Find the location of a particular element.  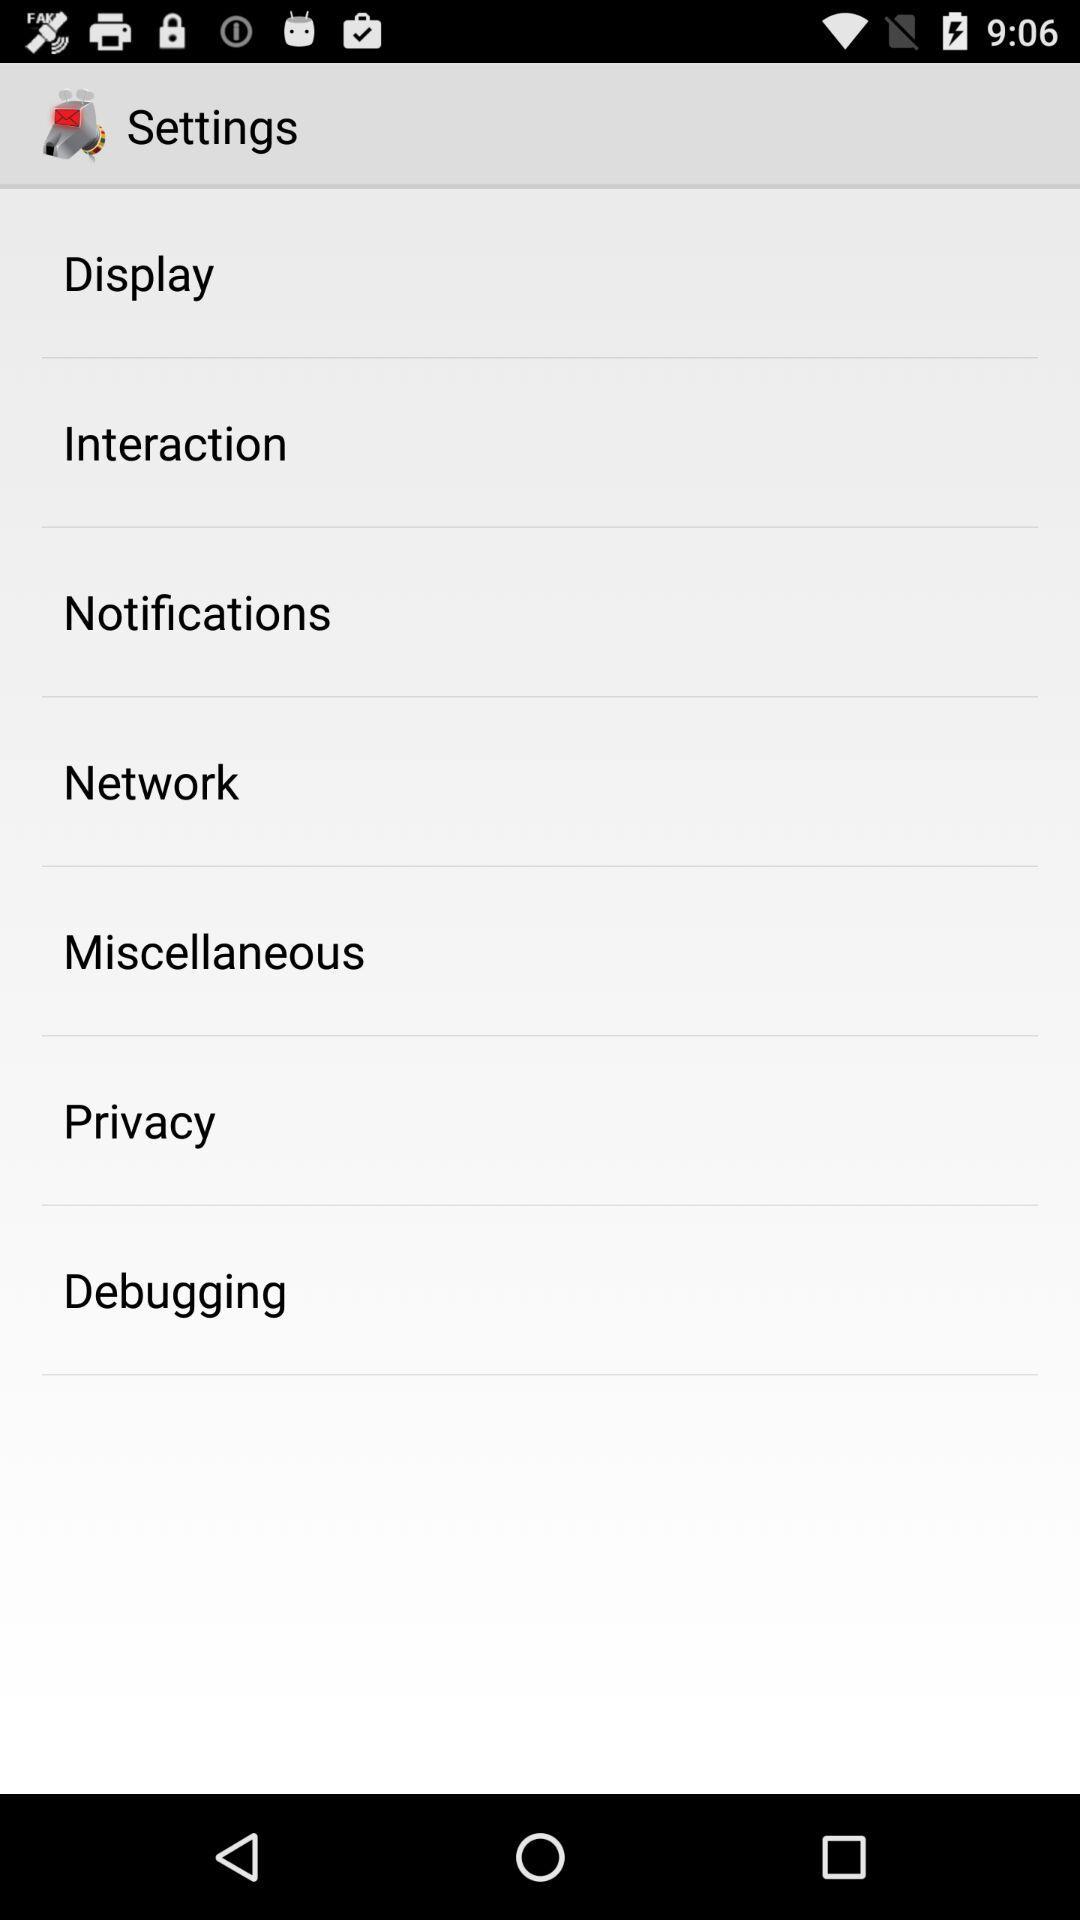

the app below miscellaneous icon is located at coordinates (138, 1120).